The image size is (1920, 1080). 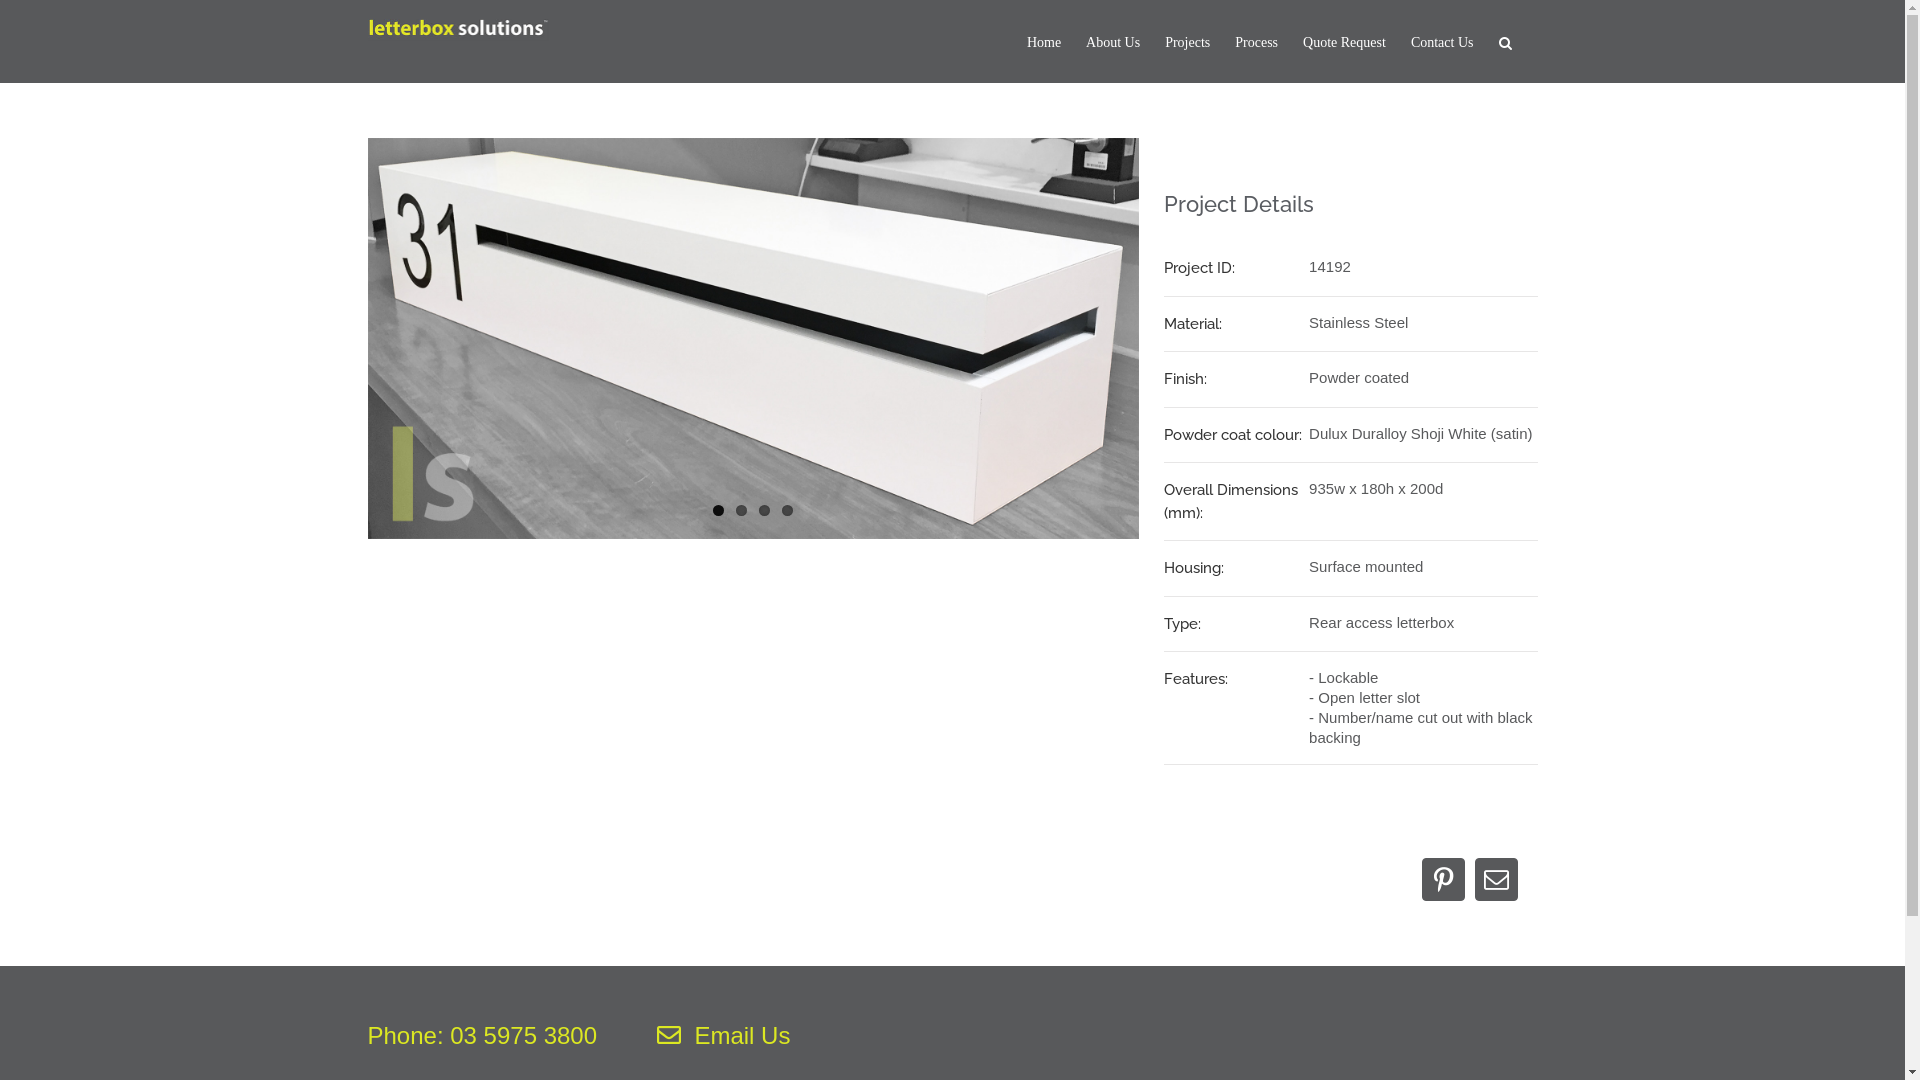 What do you see at coordinates (1042, 41) in the screenshot?
I see `'Home'` at bounding box center [1042, 41].